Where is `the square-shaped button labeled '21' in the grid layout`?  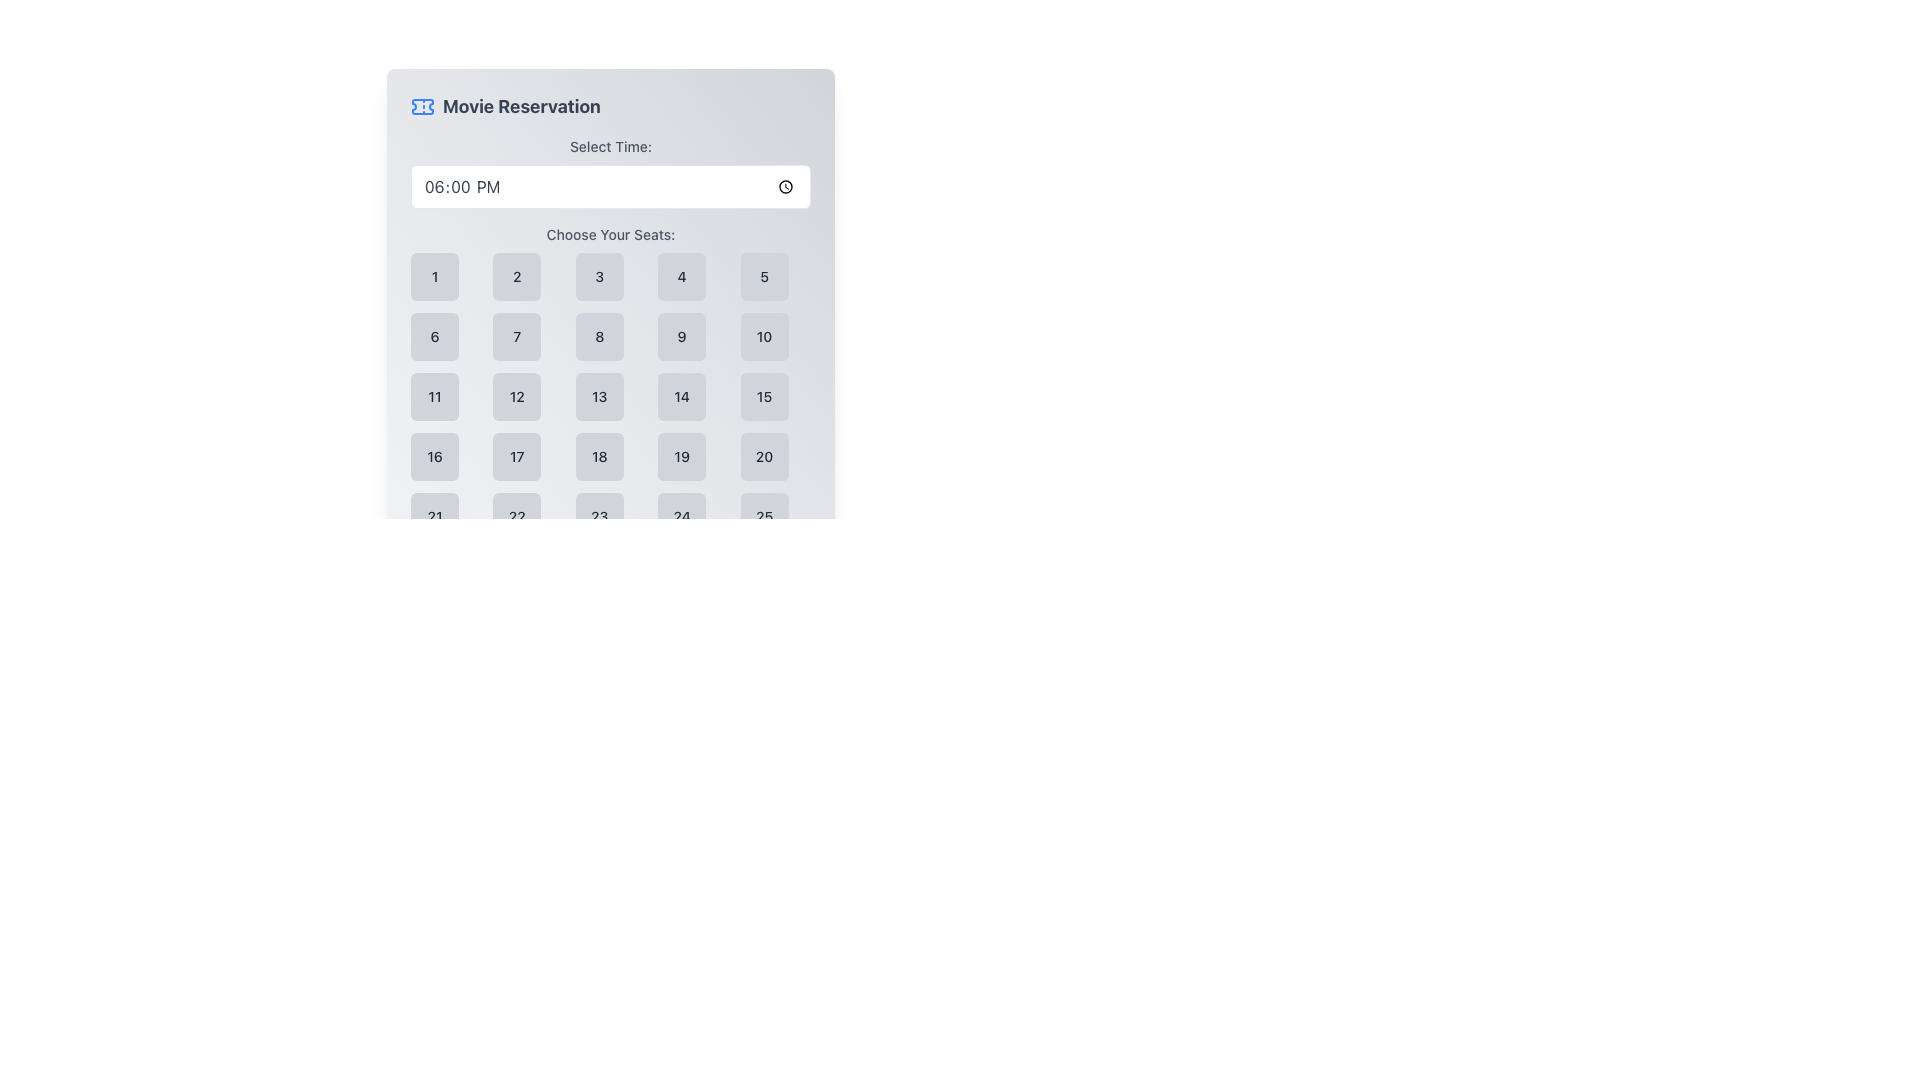 the square-shaped button labeled '21' in the grid layout is located at coordinates (434, 515).